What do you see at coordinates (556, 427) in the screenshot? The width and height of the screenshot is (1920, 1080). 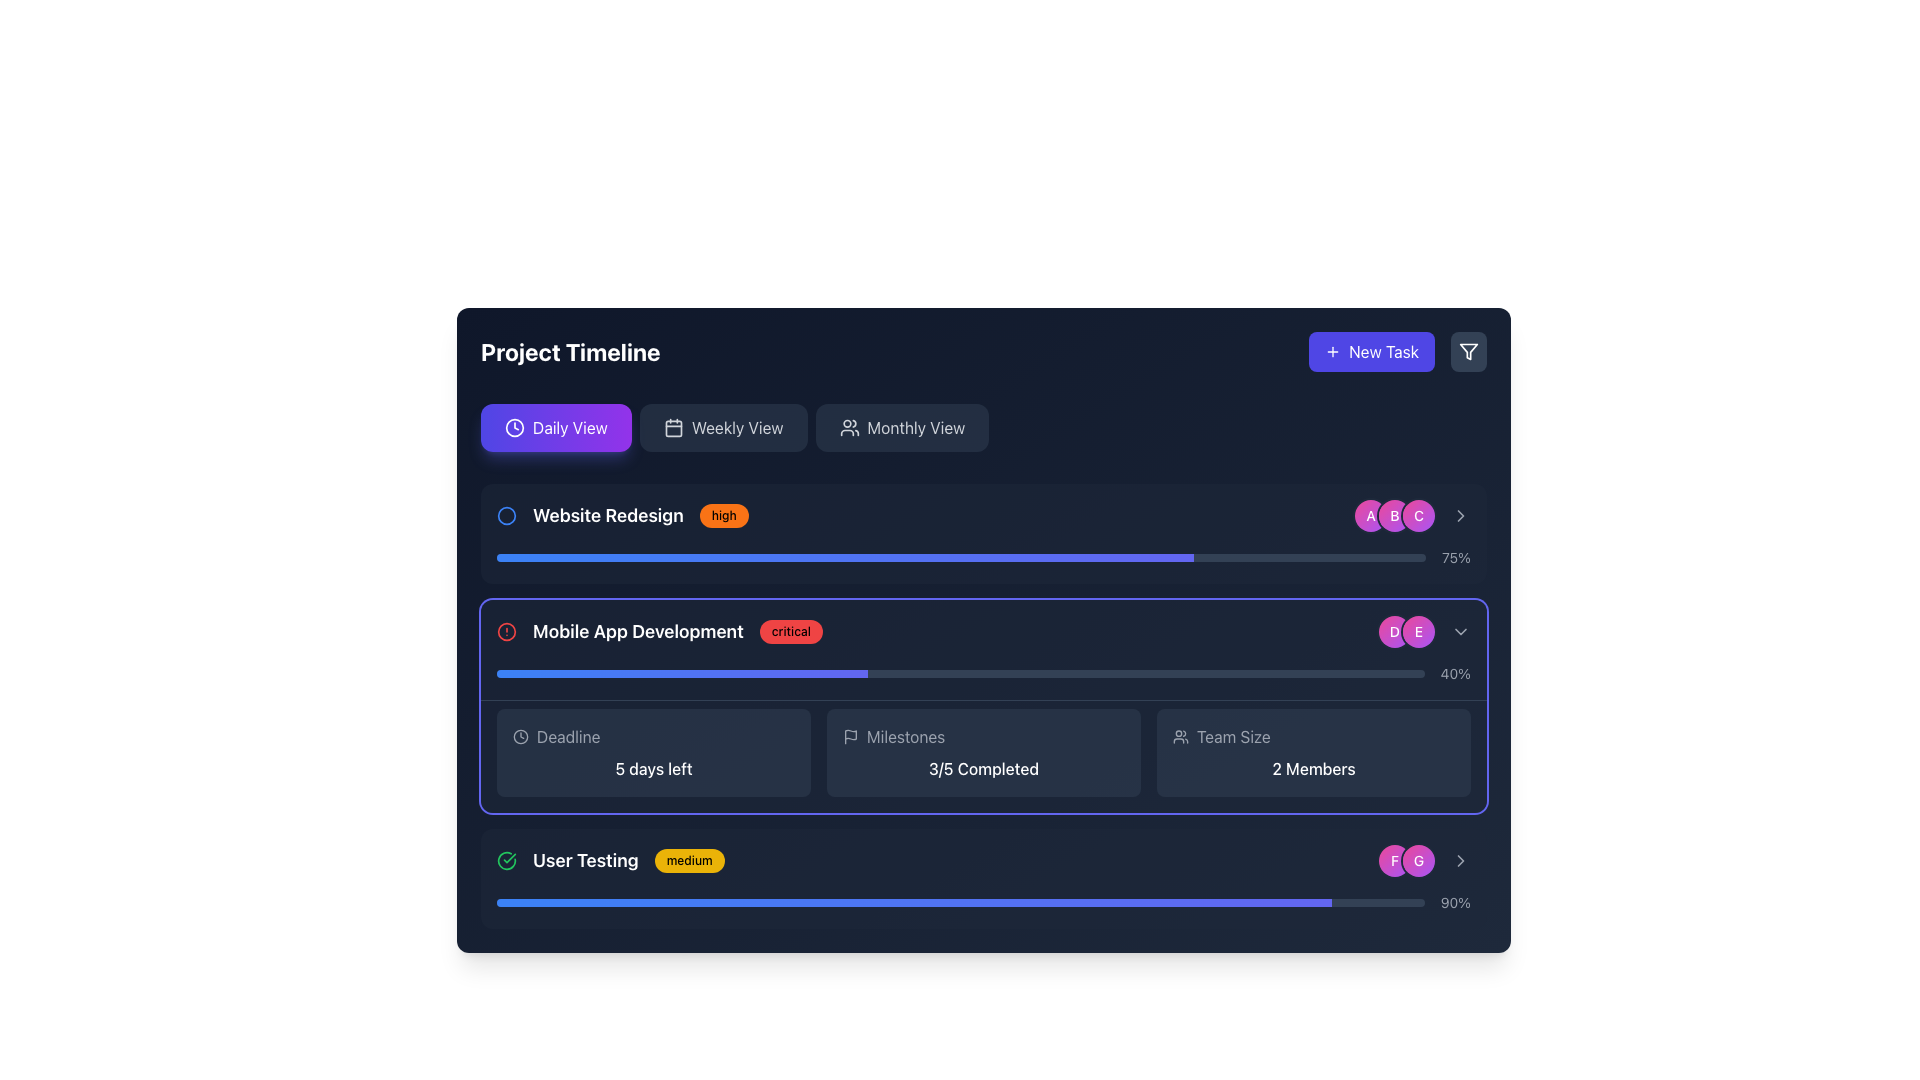 I see `the button with a gradient background transitioning from indigo to purple shades, which features white text and a clock icon` at bounding box center [556, 427].